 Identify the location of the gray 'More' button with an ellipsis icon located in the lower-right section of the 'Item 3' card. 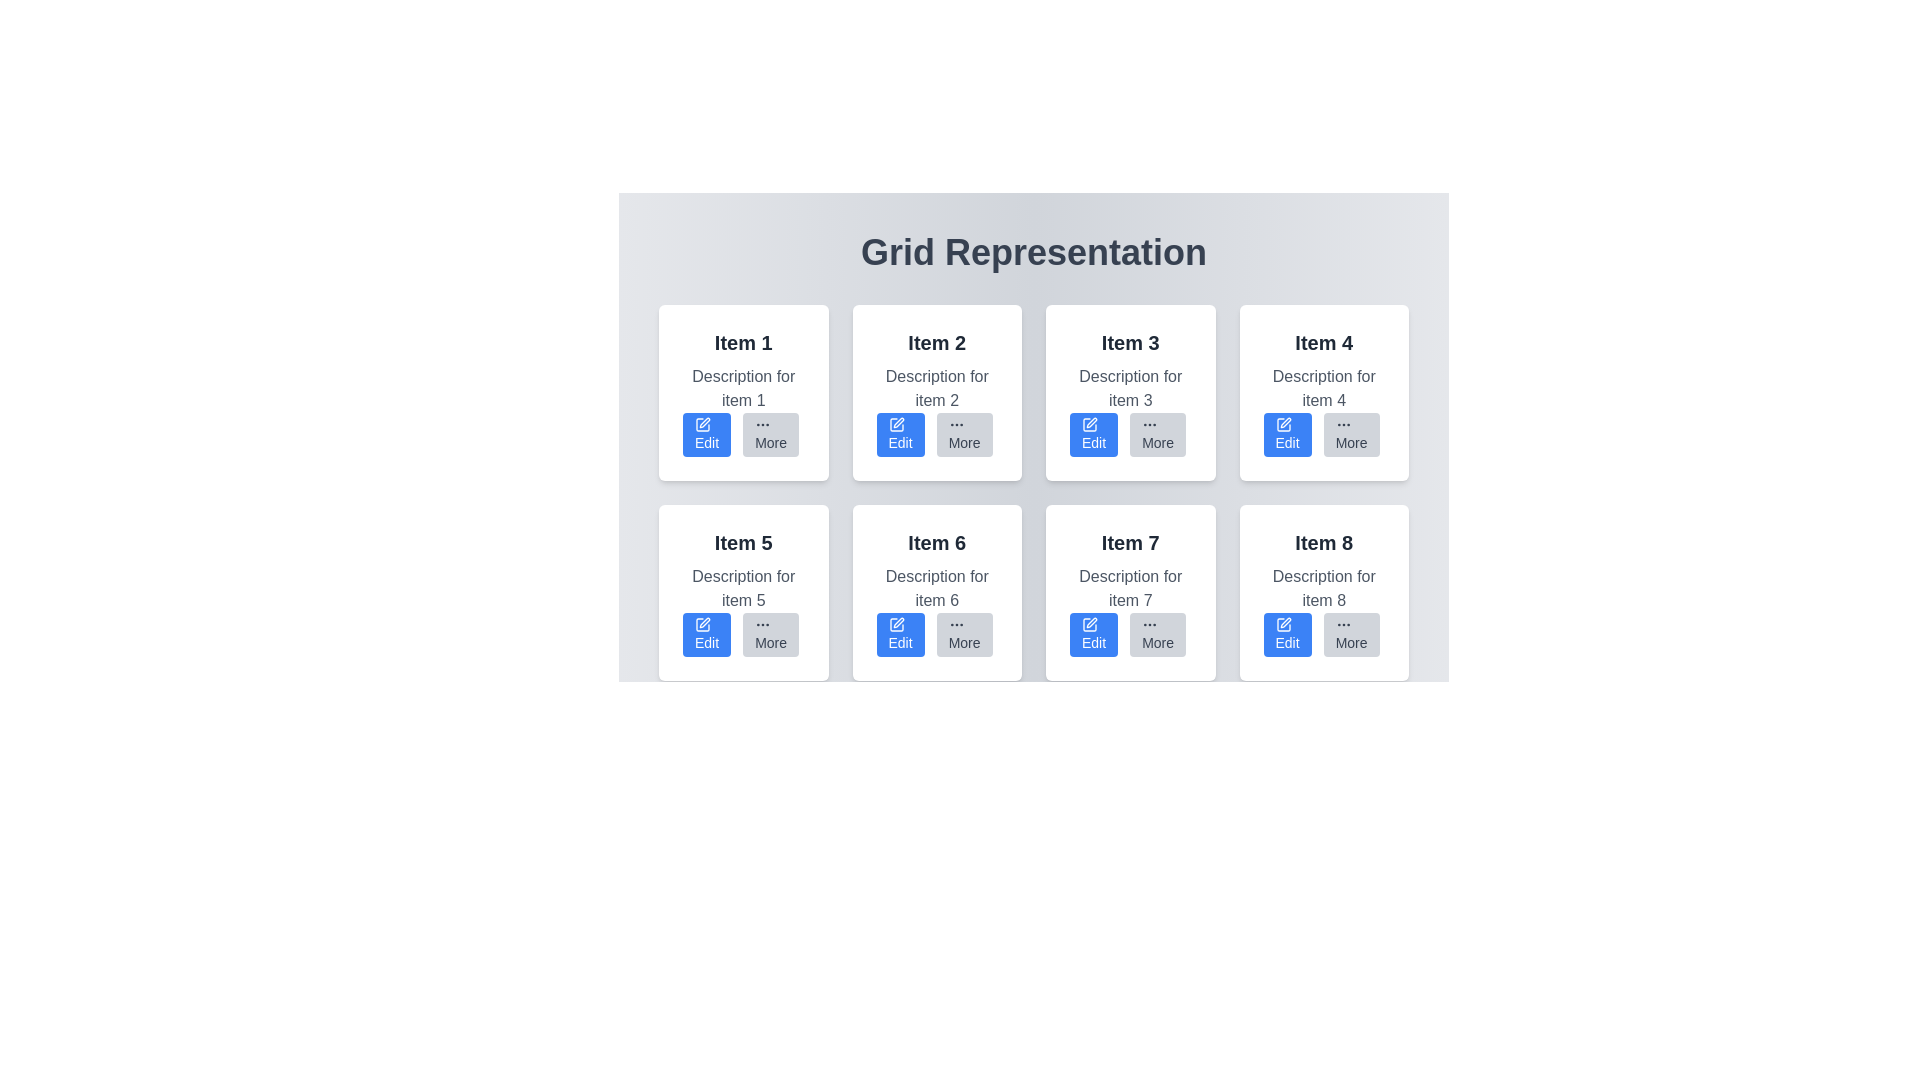
(1130, 434).